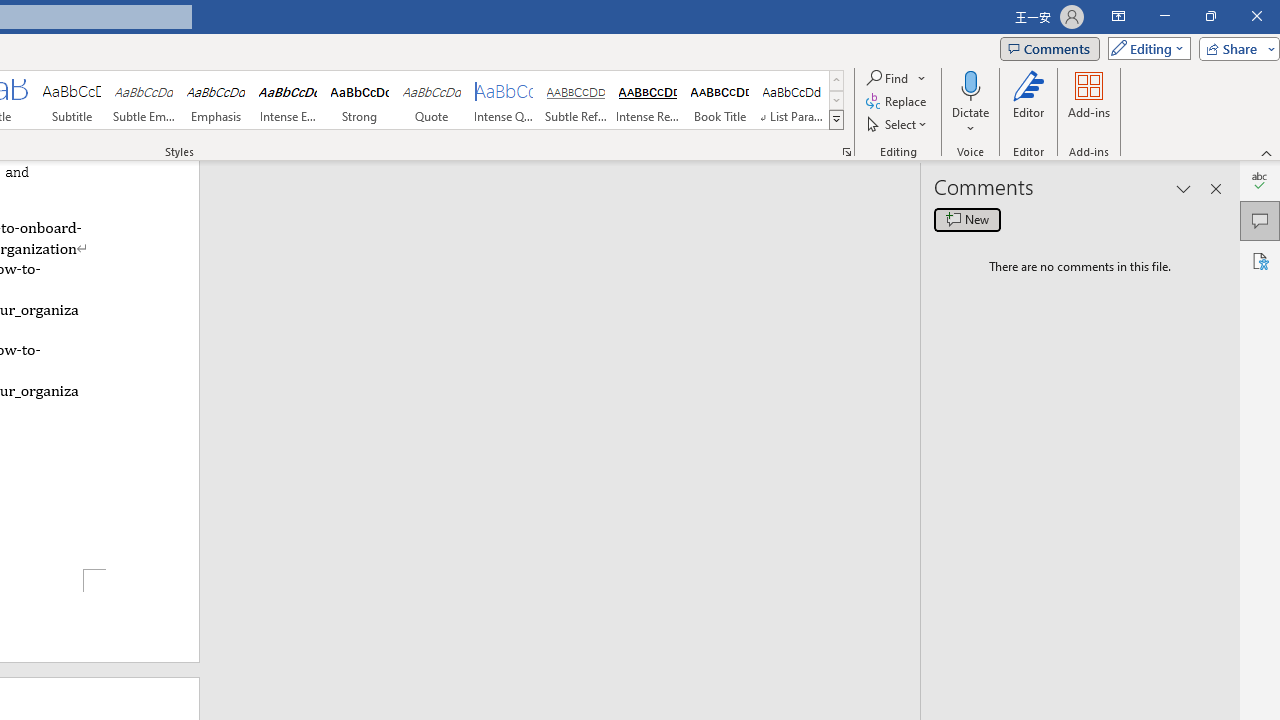 The height and width of the screenshot is (720, 1280). Describe the element at coordinates (846, 150) in the screenshot. I see `'Styles...'` at that location.